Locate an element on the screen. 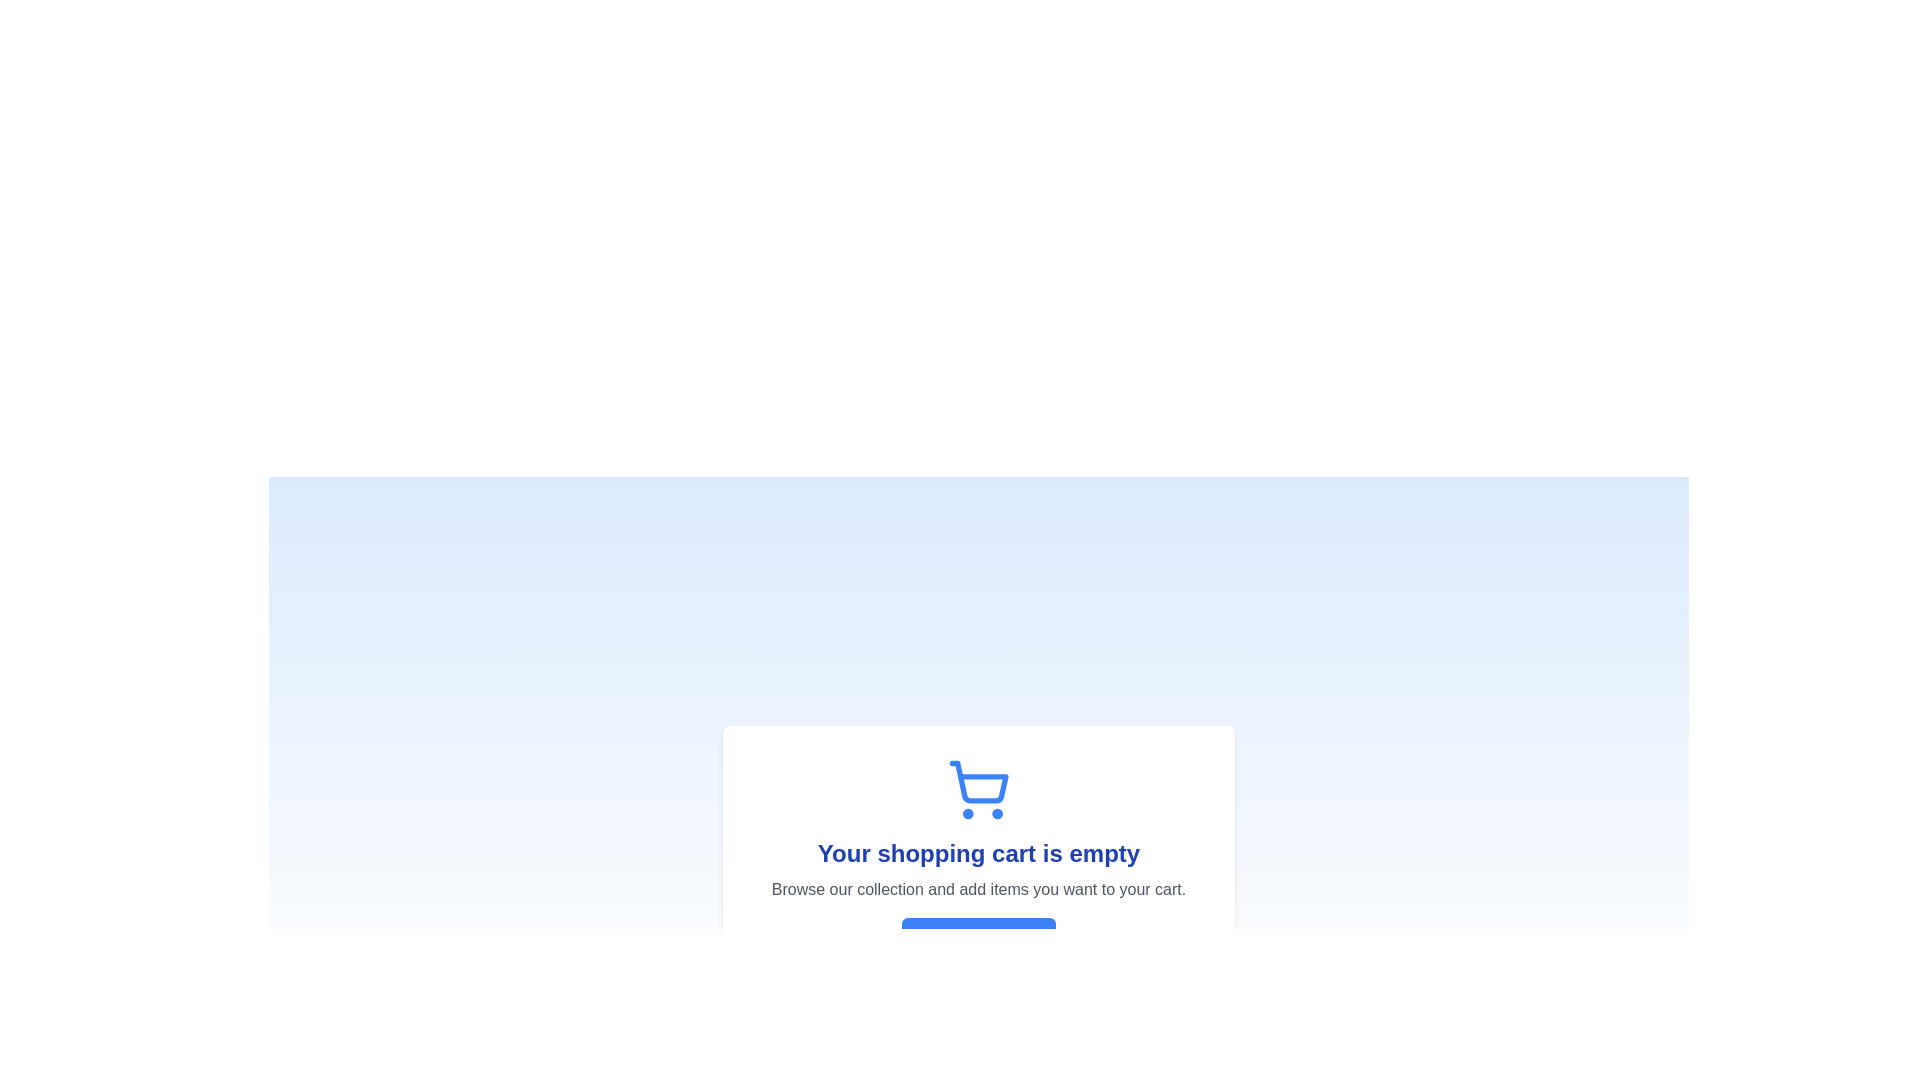  the button located below the 'Your shopping cart is empty' section is located at coordinates (979, 937).